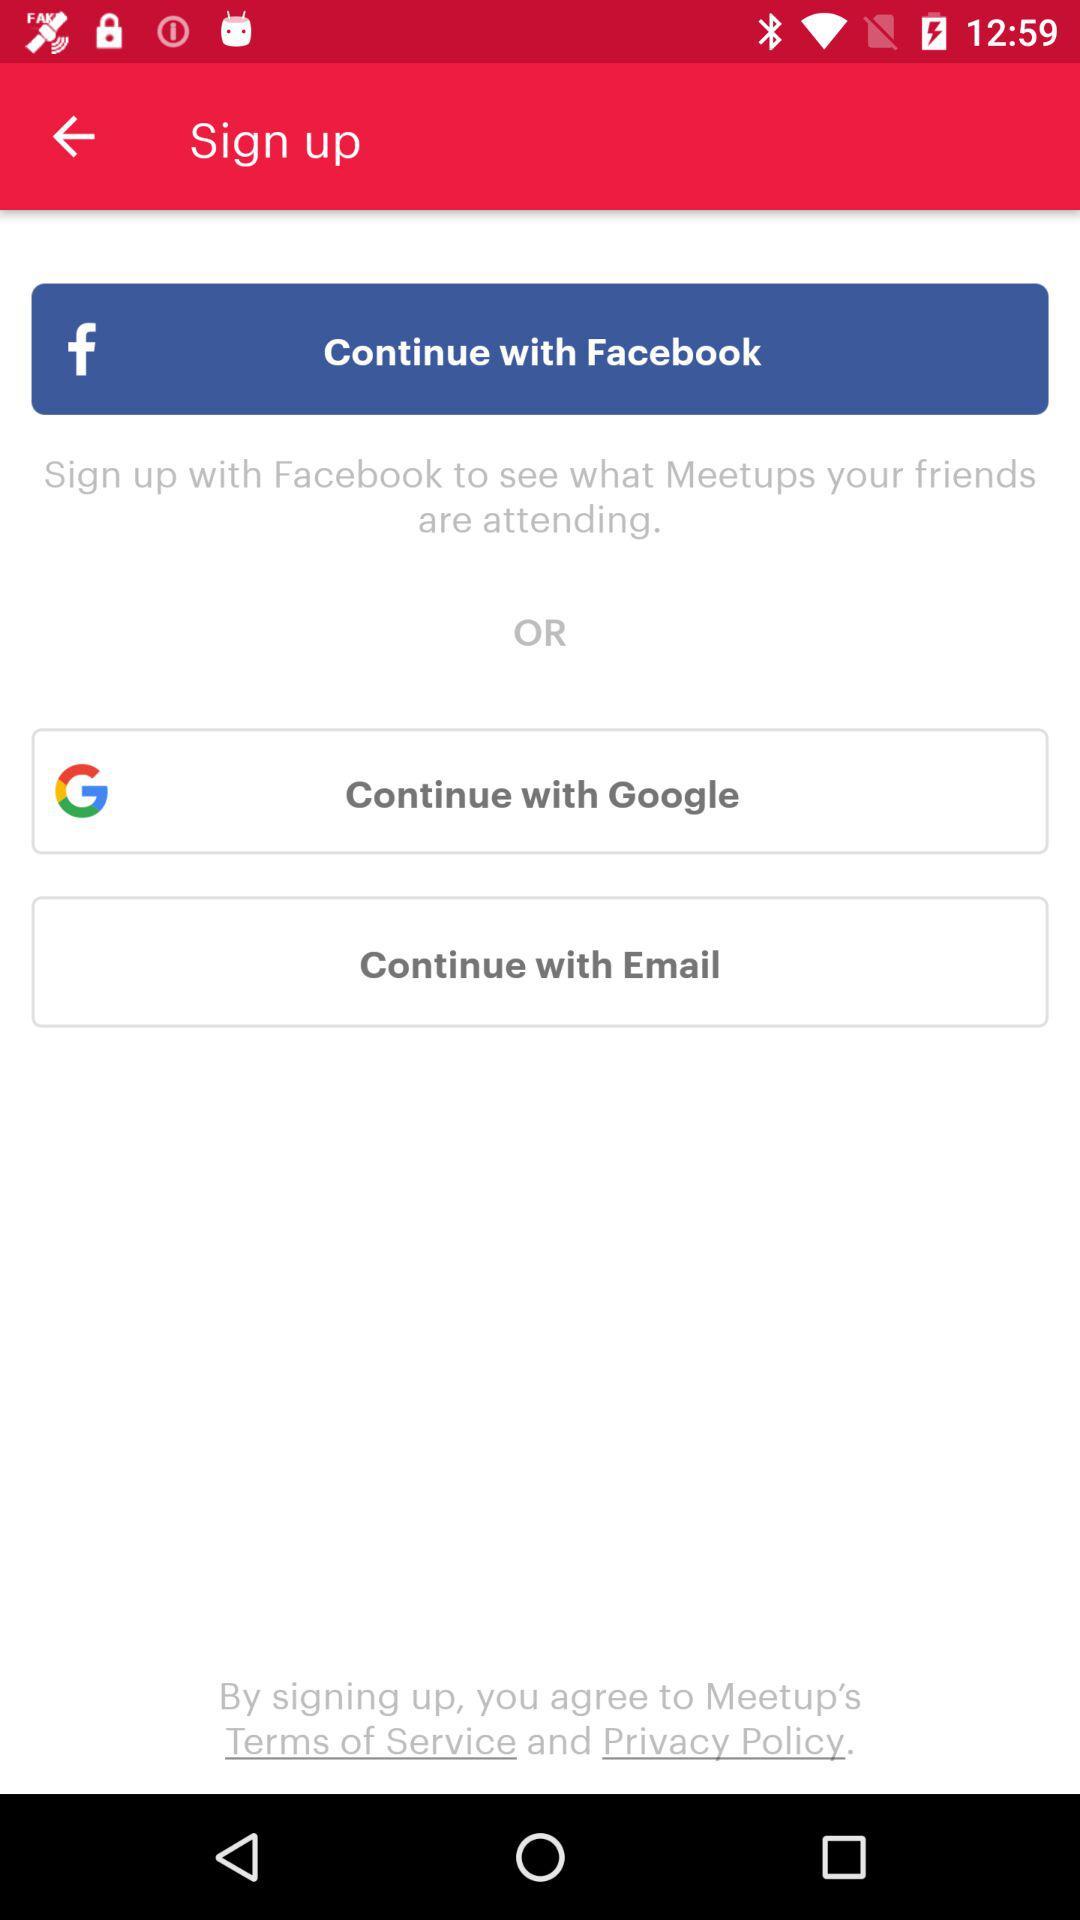  I want to click on the by signing up, so click(540, 1714).